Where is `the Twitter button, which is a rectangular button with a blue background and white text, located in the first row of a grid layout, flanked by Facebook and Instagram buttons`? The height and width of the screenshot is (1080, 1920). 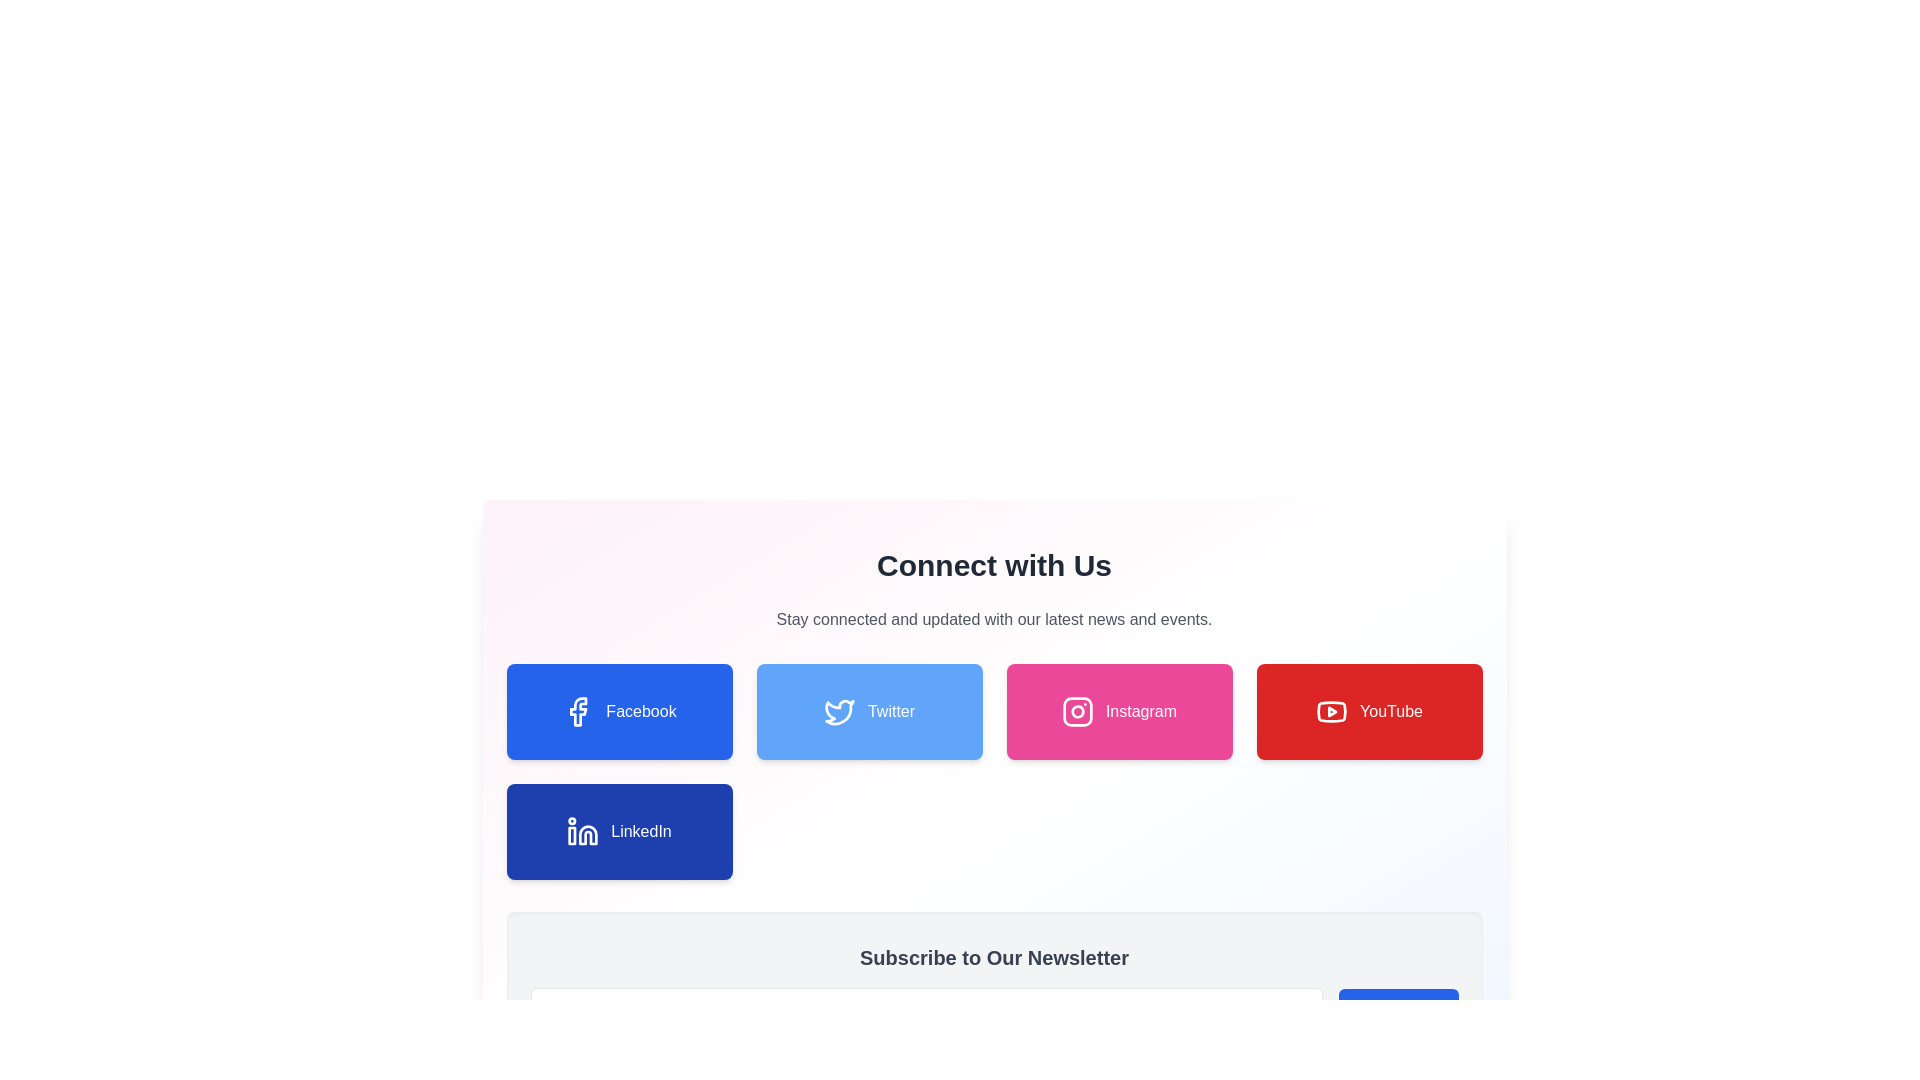 the Twitter button, which is a rectangular button with a blue background and white text, located in the first row of a grid layout, flanked by Facebook and Instagram buttons is located at coordinates (869, 711).